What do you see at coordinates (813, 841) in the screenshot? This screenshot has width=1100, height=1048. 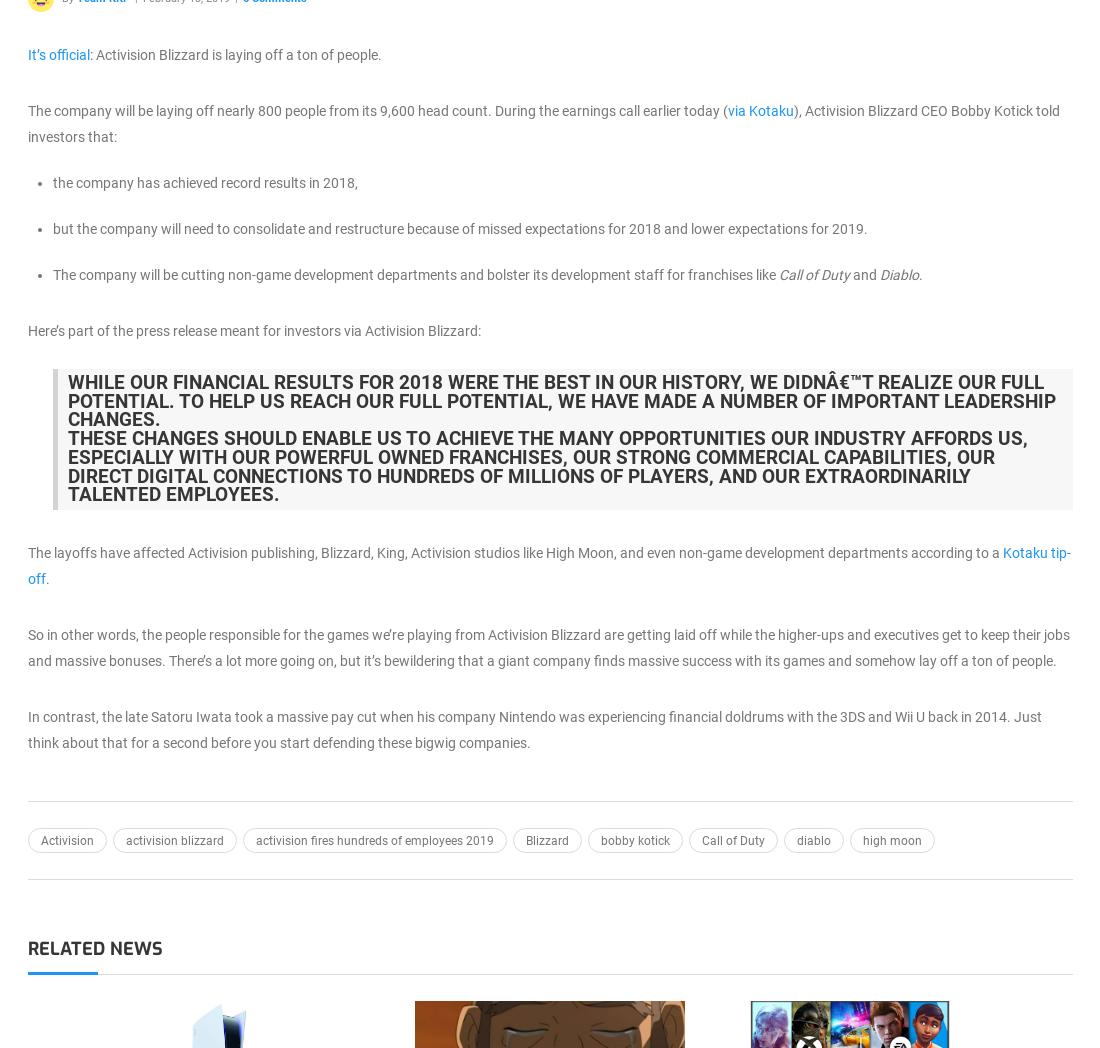 I see `'diablo'` at bounding box center [813, 841].